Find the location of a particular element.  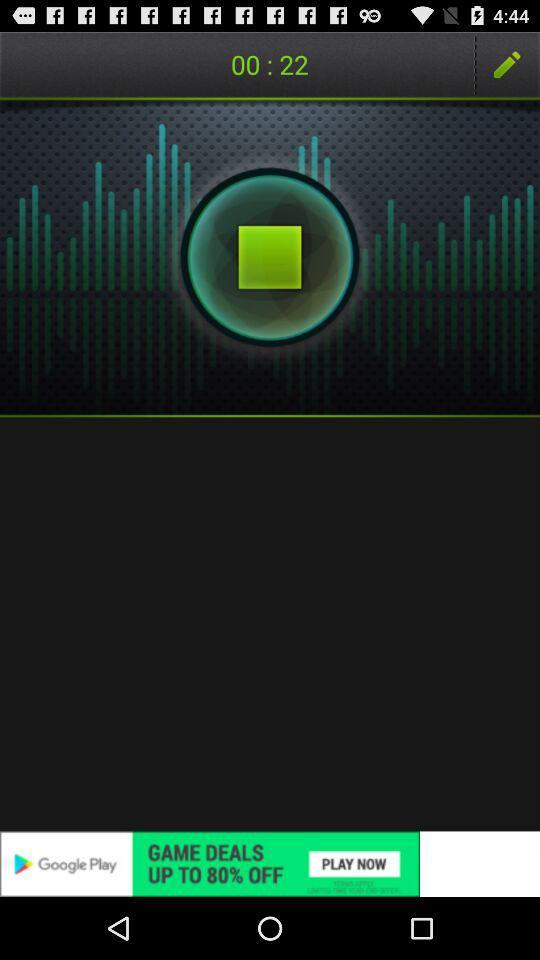

the item to the right of 01 : 15 item is located at coordinates (507, 64).